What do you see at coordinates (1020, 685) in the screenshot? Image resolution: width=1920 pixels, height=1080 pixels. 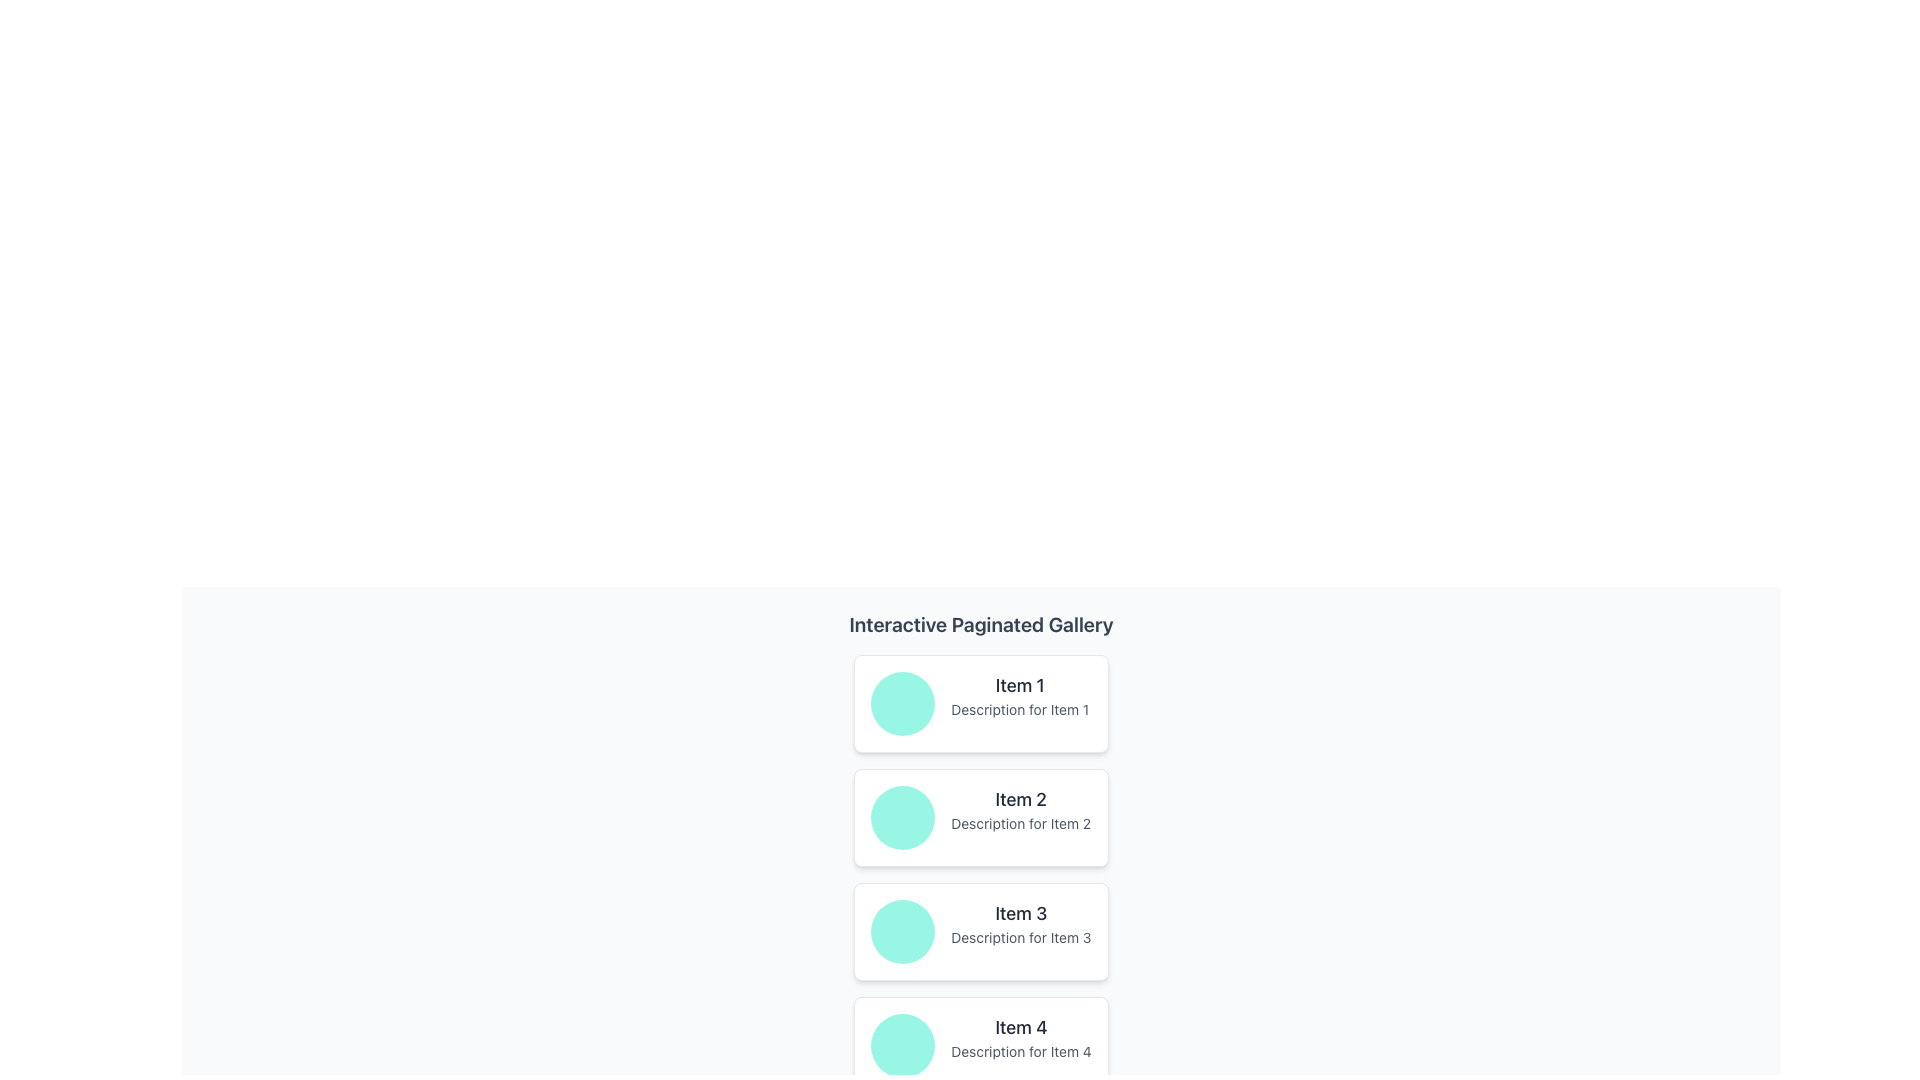 I see `the bold text labeled 'Item 1', which is prominently styled and located in the top-left corner of its card, adjacent to a circular icon` at bounding box center [1020, 685].